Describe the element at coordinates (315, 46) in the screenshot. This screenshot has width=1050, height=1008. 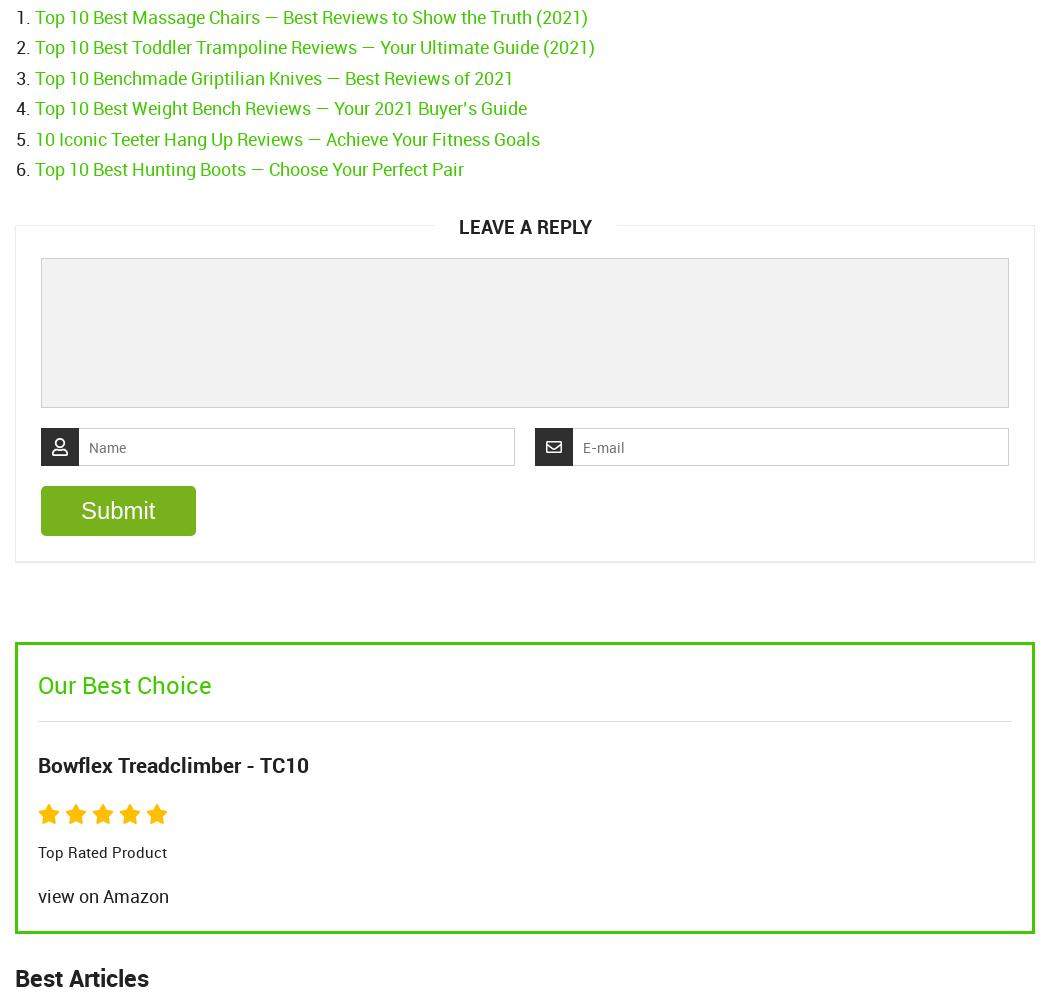
I see `'Top 10 Best Toddler Trampoline Reviews — Your Ultimate Guide (2021)'` at that location.